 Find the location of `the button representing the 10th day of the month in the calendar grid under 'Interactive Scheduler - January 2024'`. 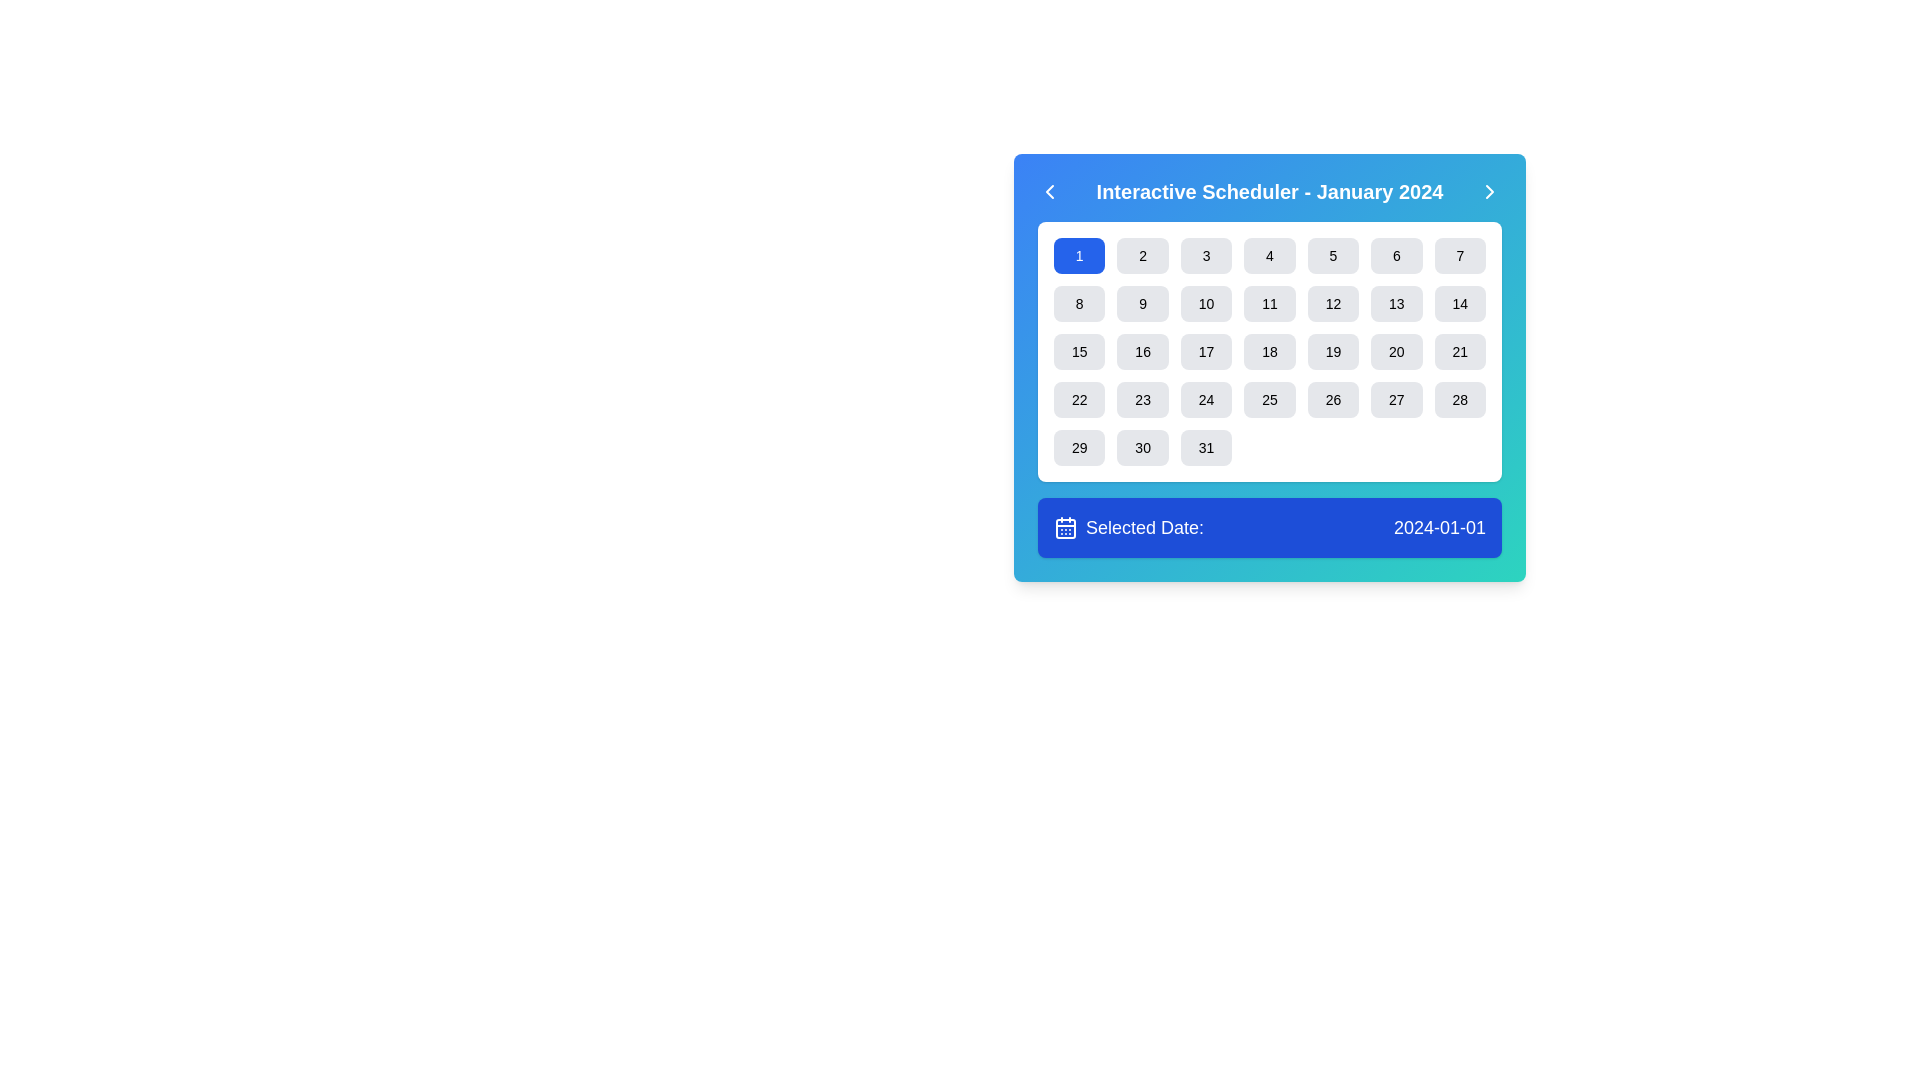

the button representing the 10th day of the month in the calendar grid under 'Interactive Scheduler - January 2024' is located at coordinates (1205, 304).